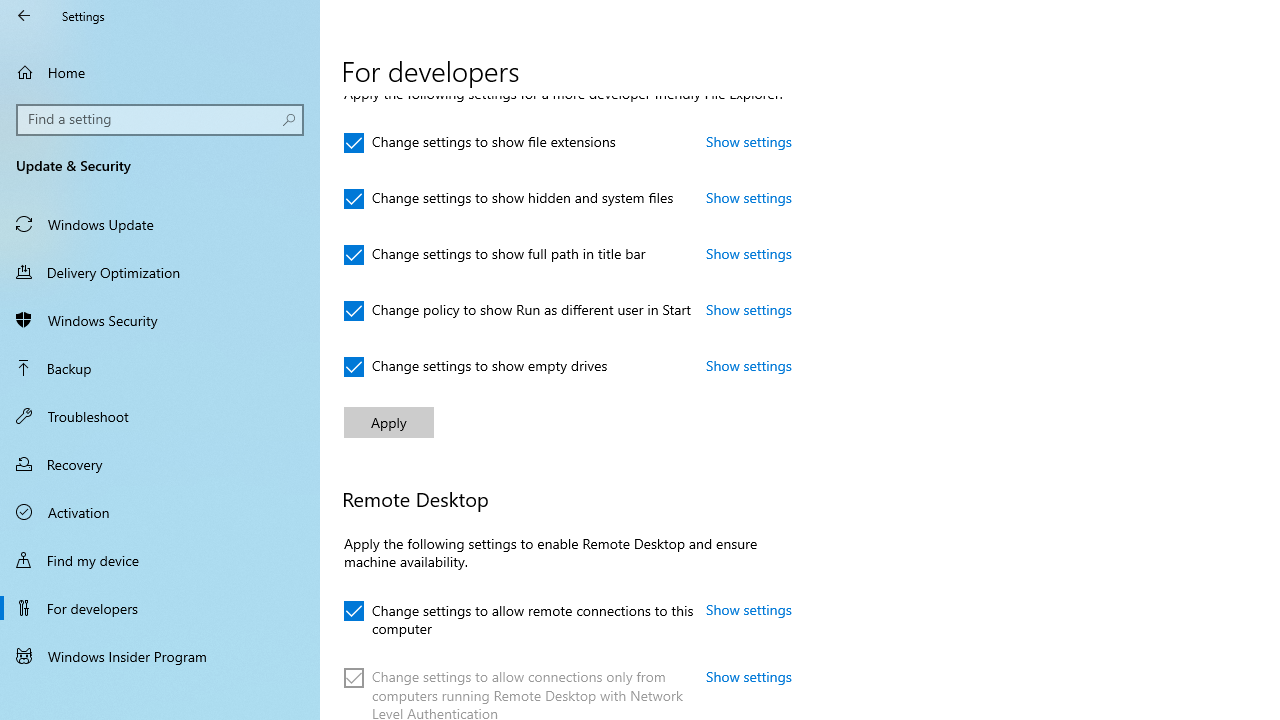  What do you see at coordinates (24, 15) in the screenshot?
I see `'Back'` at bounding box center [24, 15].